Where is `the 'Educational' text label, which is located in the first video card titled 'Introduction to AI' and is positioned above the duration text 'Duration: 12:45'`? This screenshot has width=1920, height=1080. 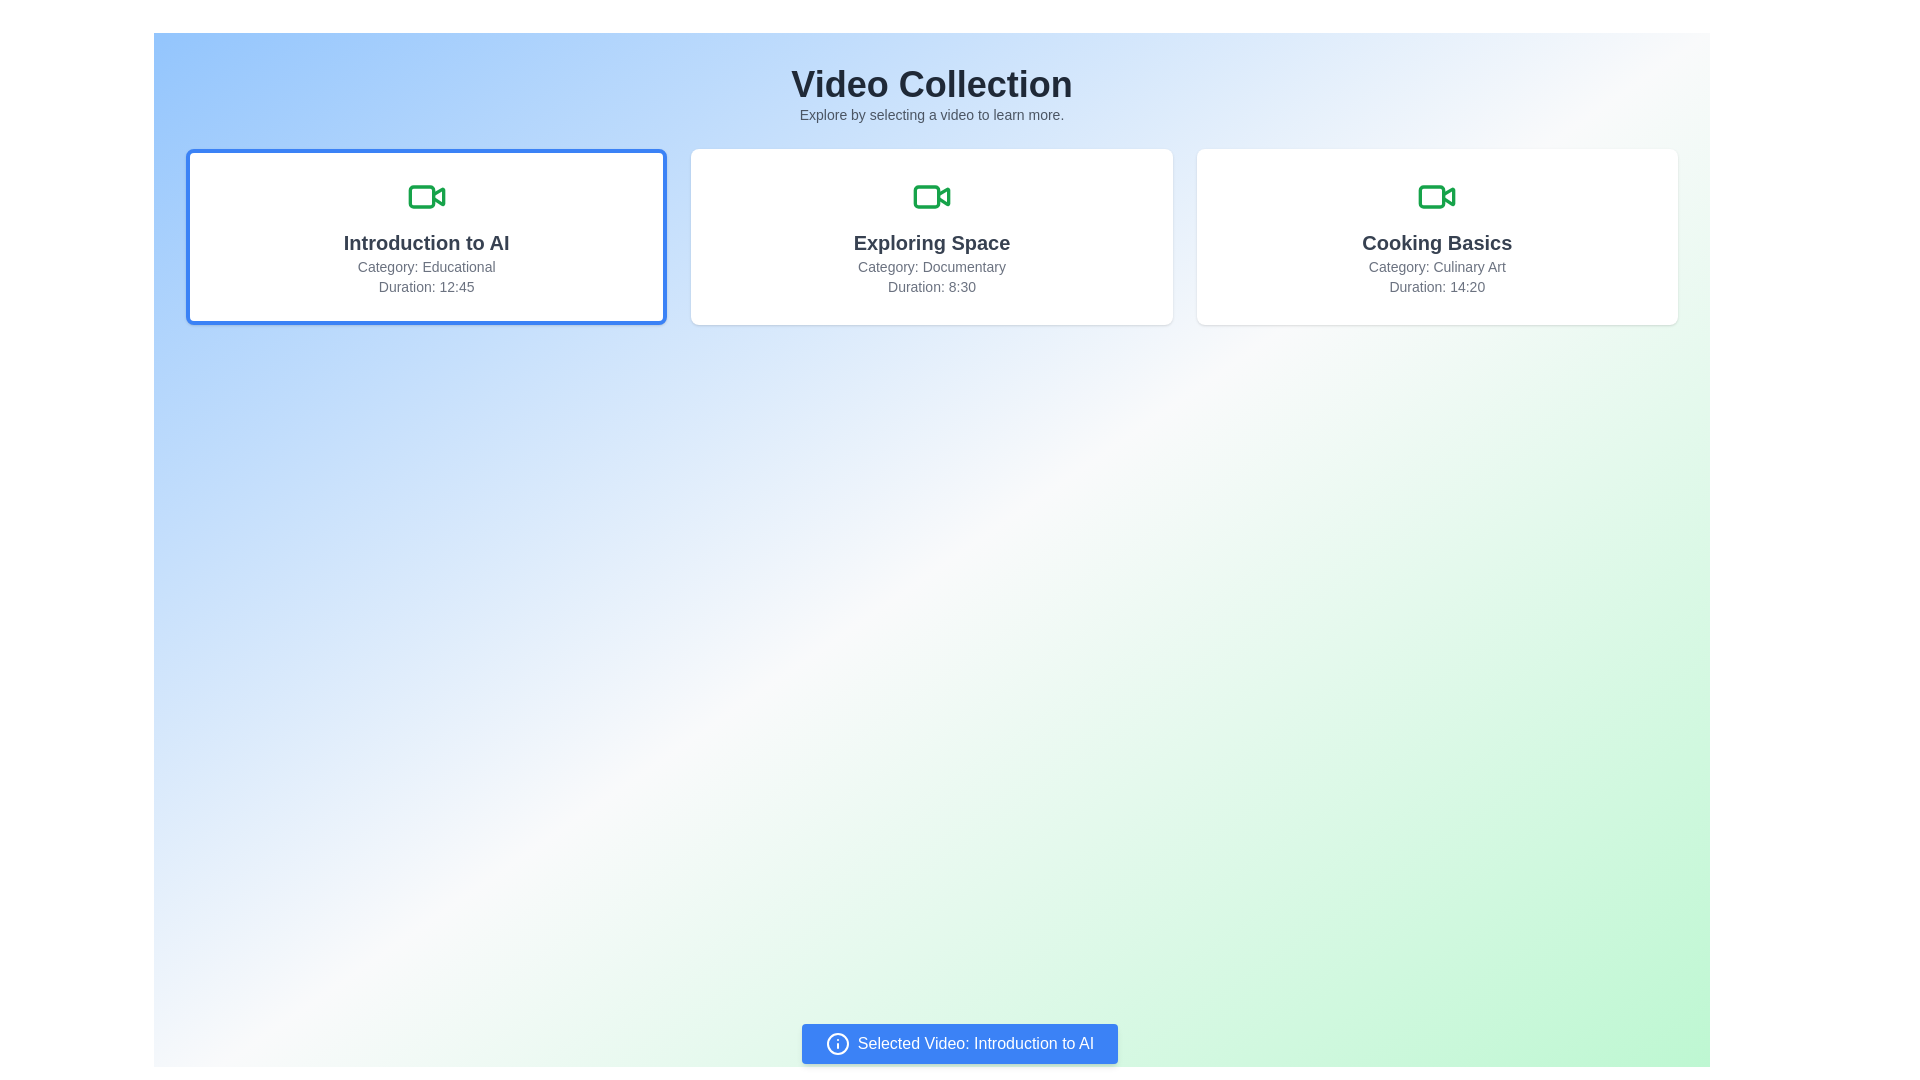
the 'Educational' text label, which is located in the first video card titled 'Introduction to AI' and is positioned above the duration text 'Duration: 12:45' is located at coordinates (425, 265).